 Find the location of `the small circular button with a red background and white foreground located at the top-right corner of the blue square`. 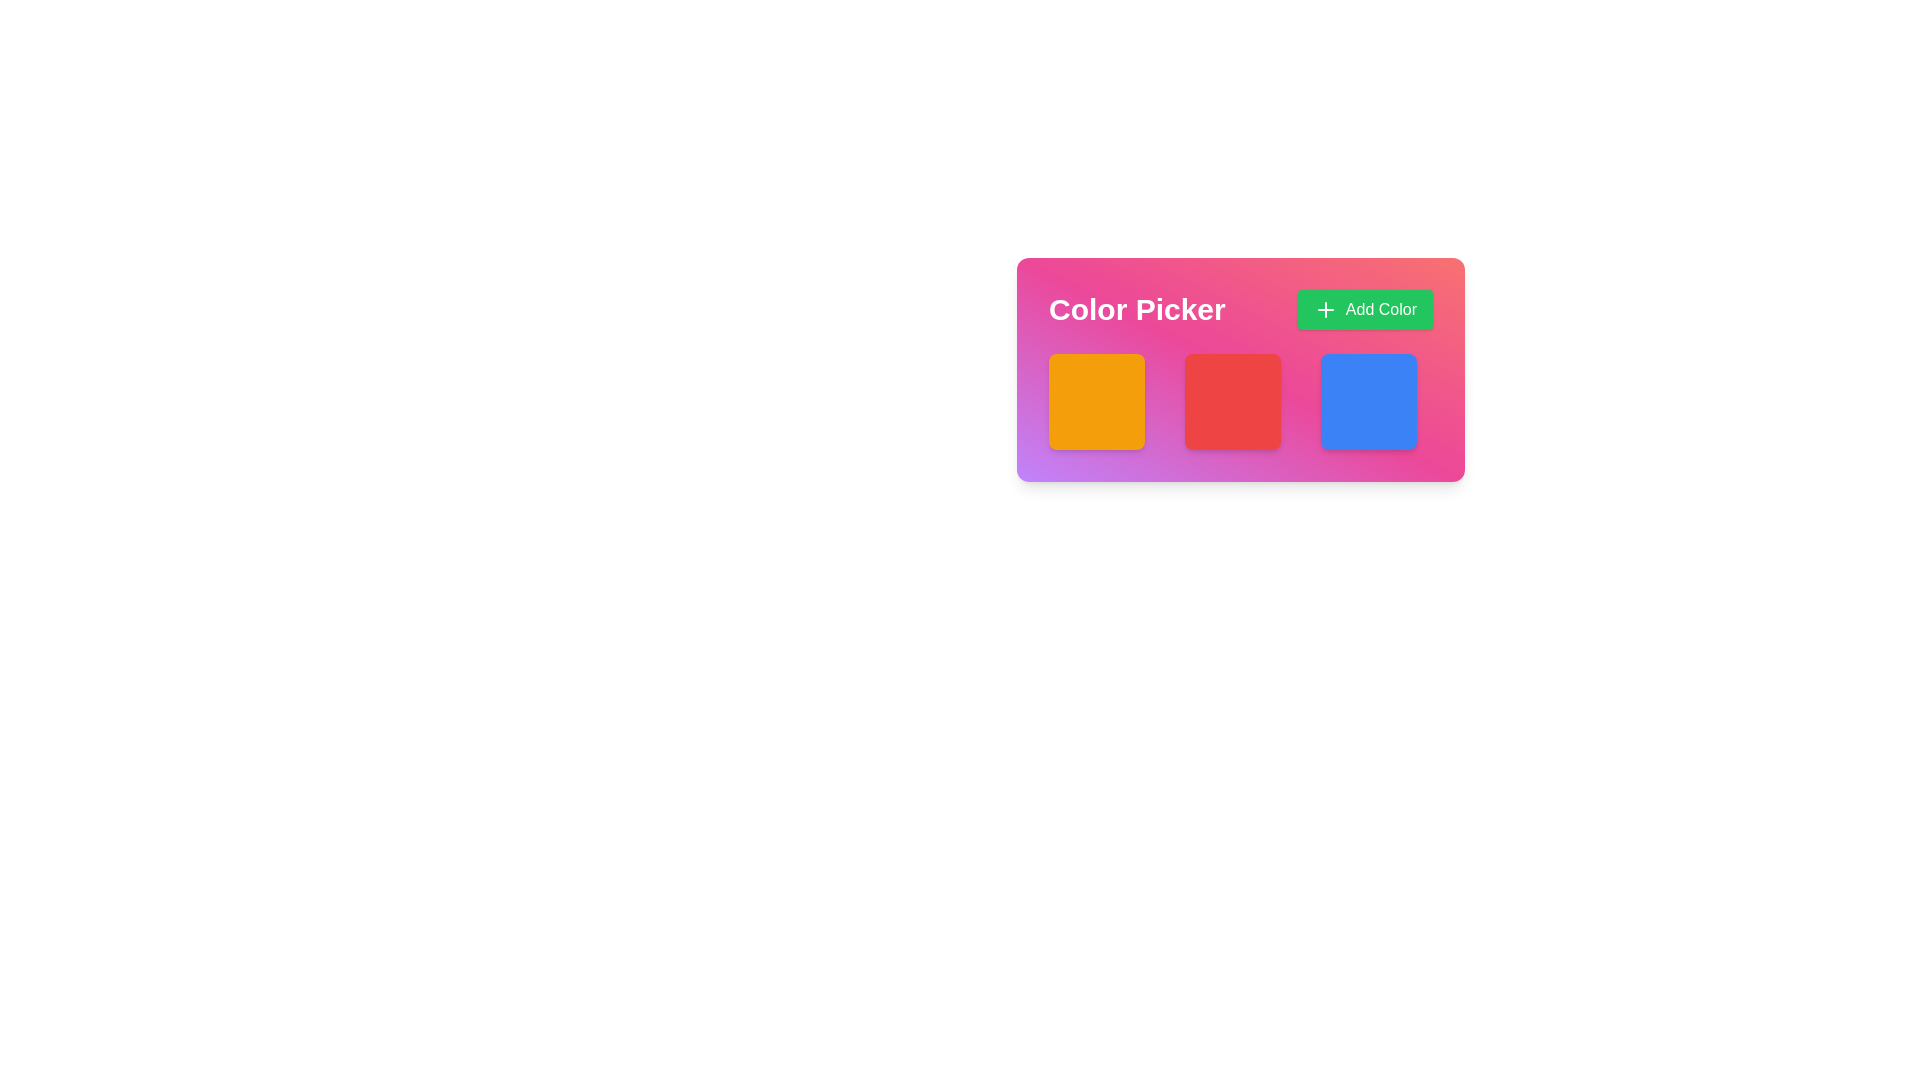

the small circular button with a red background and white foreground located at the top-right corner of the blue square is located at coordinates (1414, 371).